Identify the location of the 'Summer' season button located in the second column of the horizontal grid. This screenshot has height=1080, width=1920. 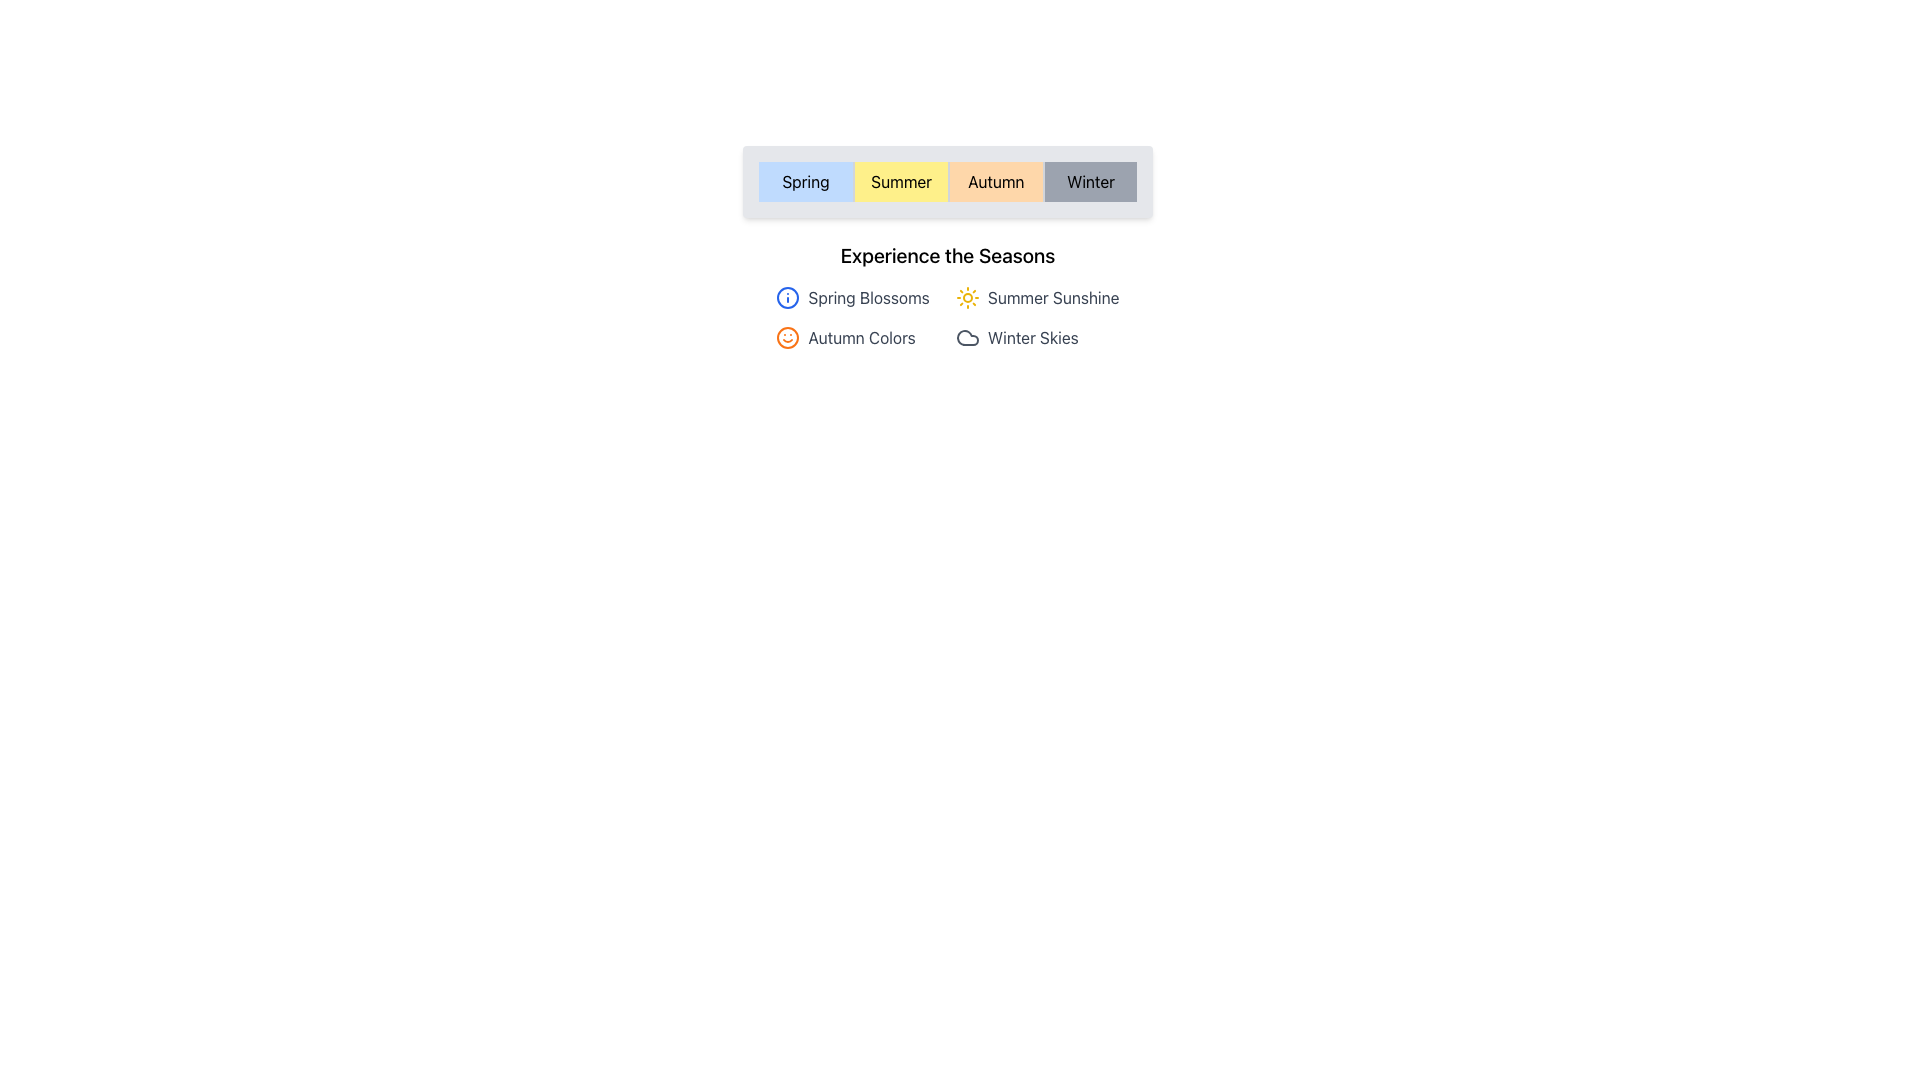
(899, 181).